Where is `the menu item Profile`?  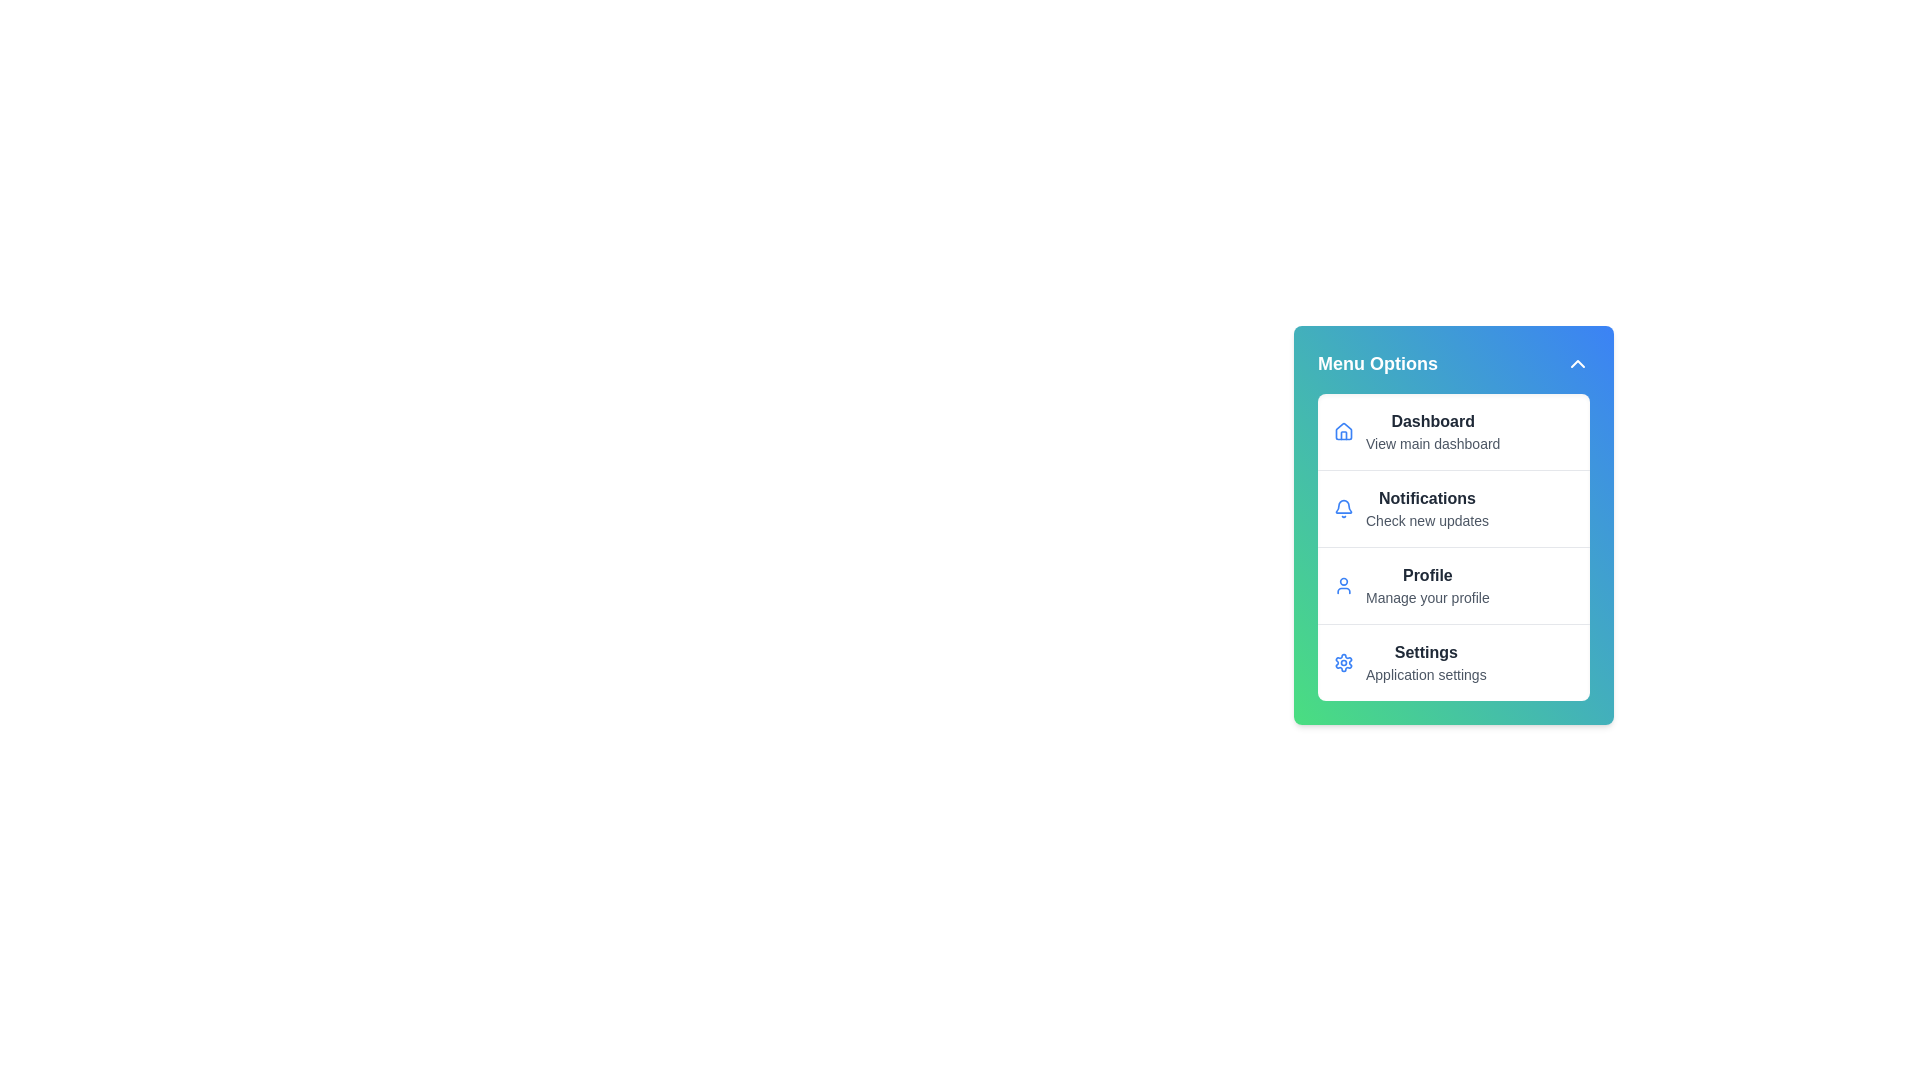 the menu item Profile is located at coordinates (1454, 585).